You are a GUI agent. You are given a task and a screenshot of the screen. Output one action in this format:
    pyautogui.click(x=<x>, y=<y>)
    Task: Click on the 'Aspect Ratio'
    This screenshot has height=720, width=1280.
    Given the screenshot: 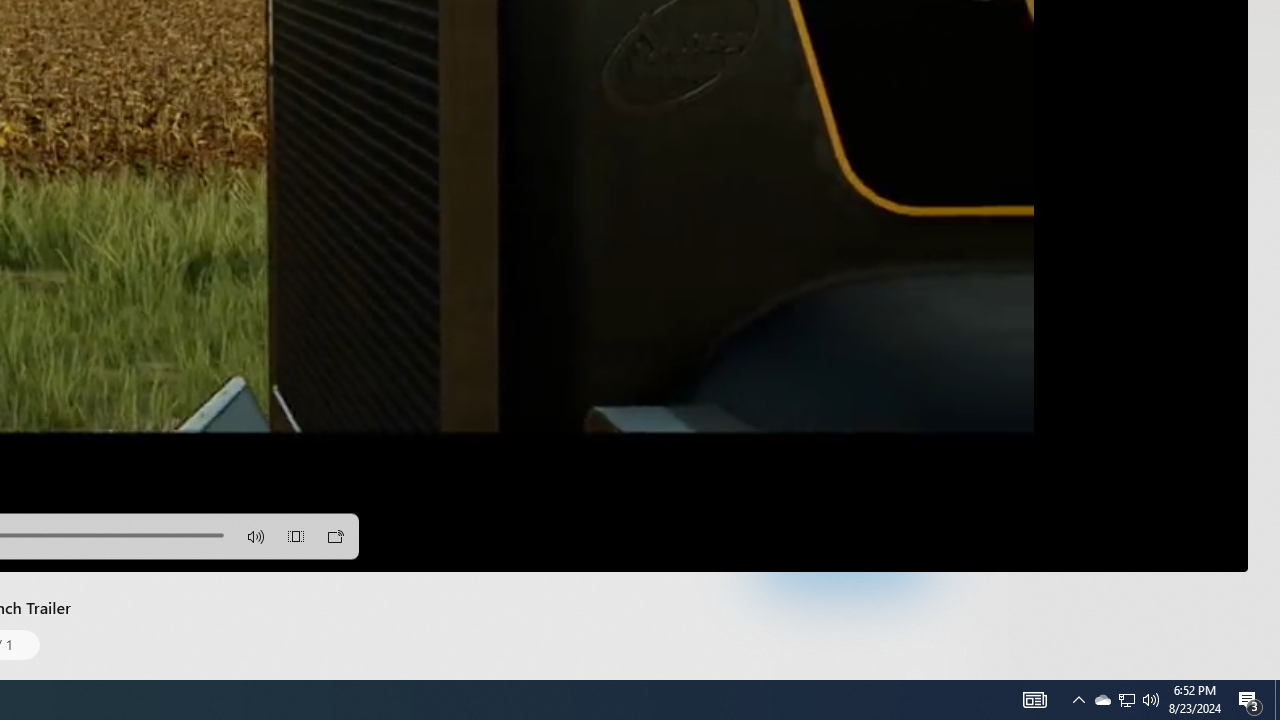 What is the action you would take?
    pyautogui.click(x=295, y=535)
    